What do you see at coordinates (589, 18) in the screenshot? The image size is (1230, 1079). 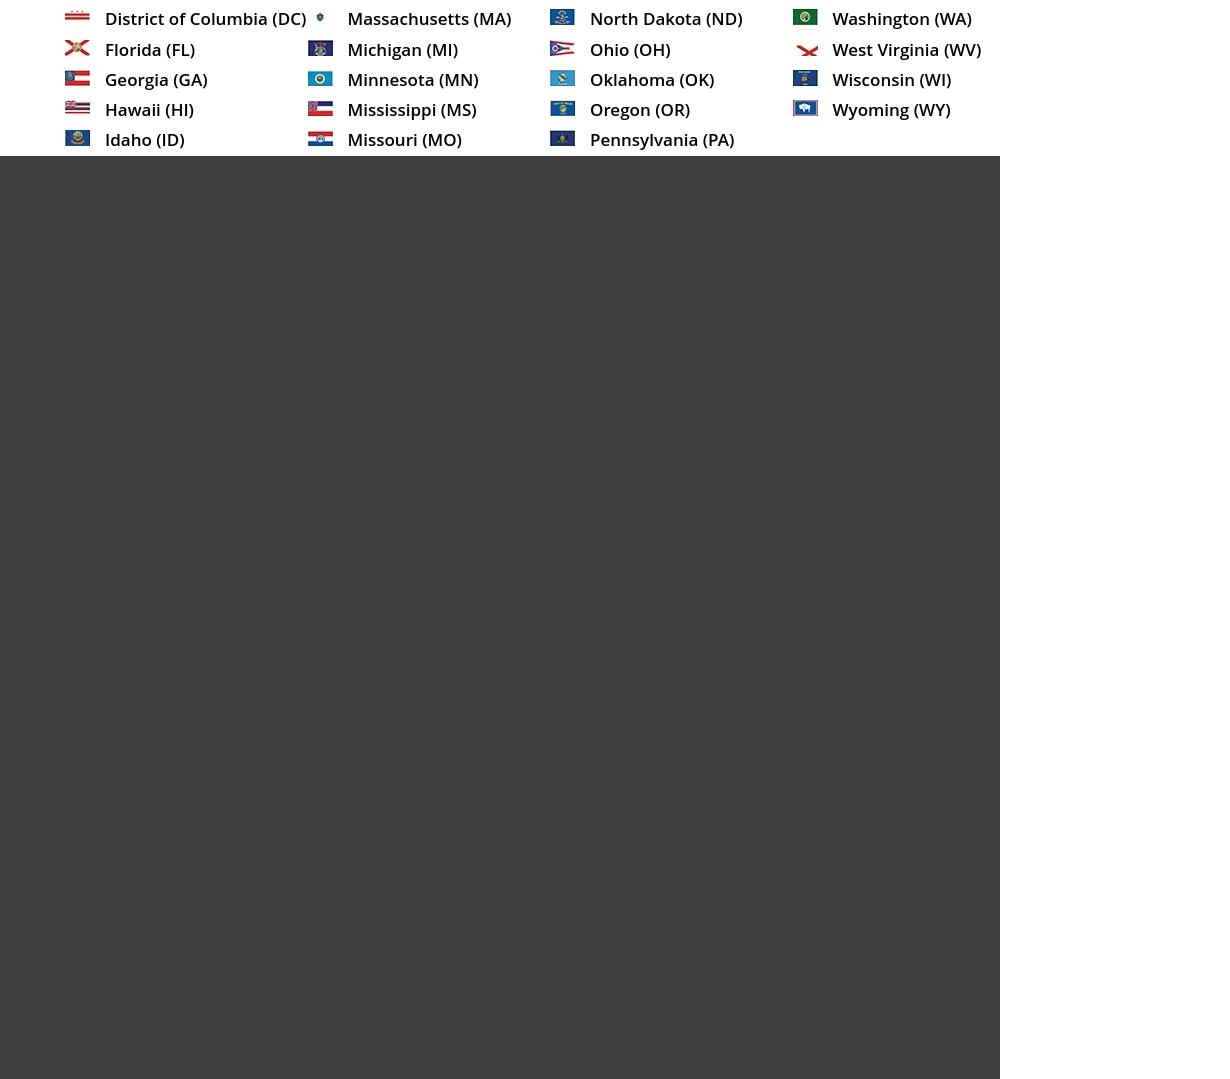 I see `'North Dakota (ND)'` at bounding box center [589, 18].